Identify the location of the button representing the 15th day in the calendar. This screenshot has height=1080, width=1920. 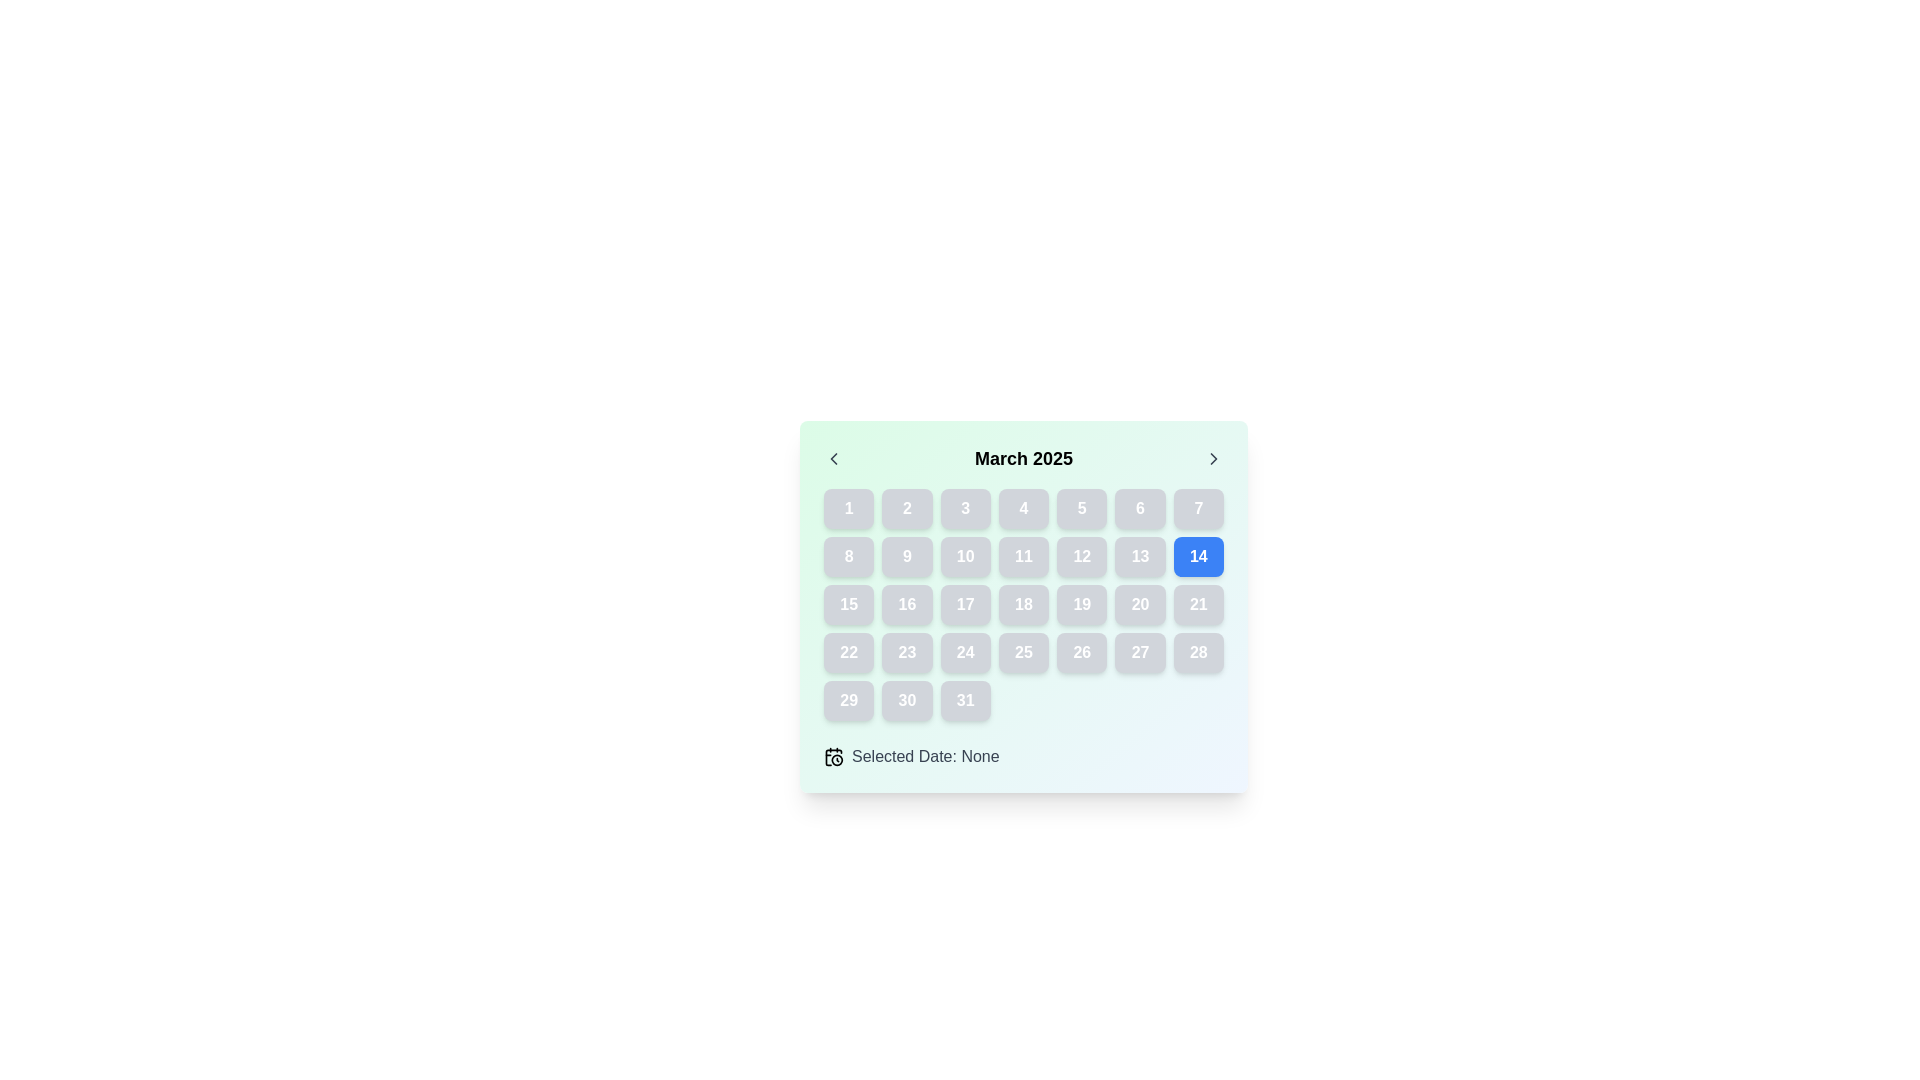
(849, 604).